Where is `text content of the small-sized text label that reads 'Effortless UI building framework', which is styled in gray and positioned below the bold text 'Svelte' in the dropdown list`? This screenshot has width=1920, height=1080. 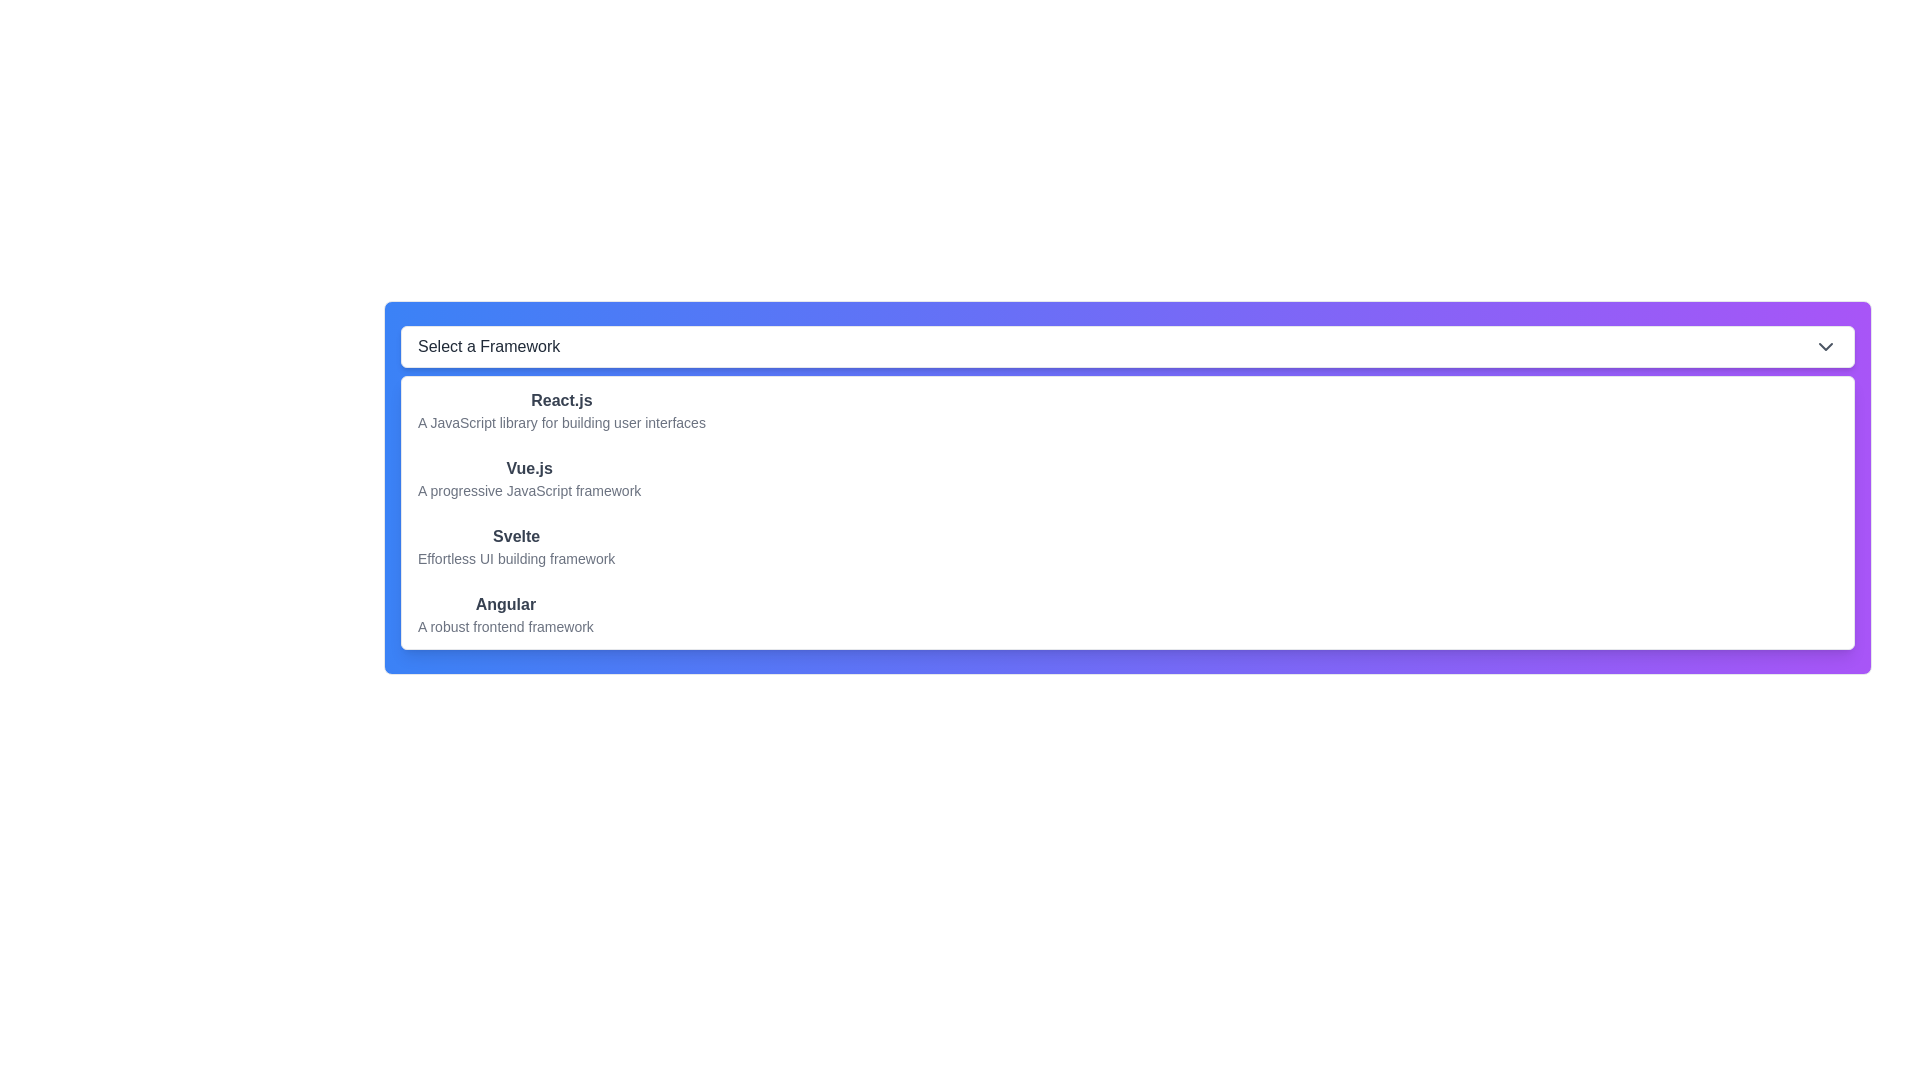 text content of the small-sized text label that reads 'Effortless UI building framework', which is styled in gray and positioned below the bold text 'Svelte' in the dropdown list is located at coordinates (516, 559).